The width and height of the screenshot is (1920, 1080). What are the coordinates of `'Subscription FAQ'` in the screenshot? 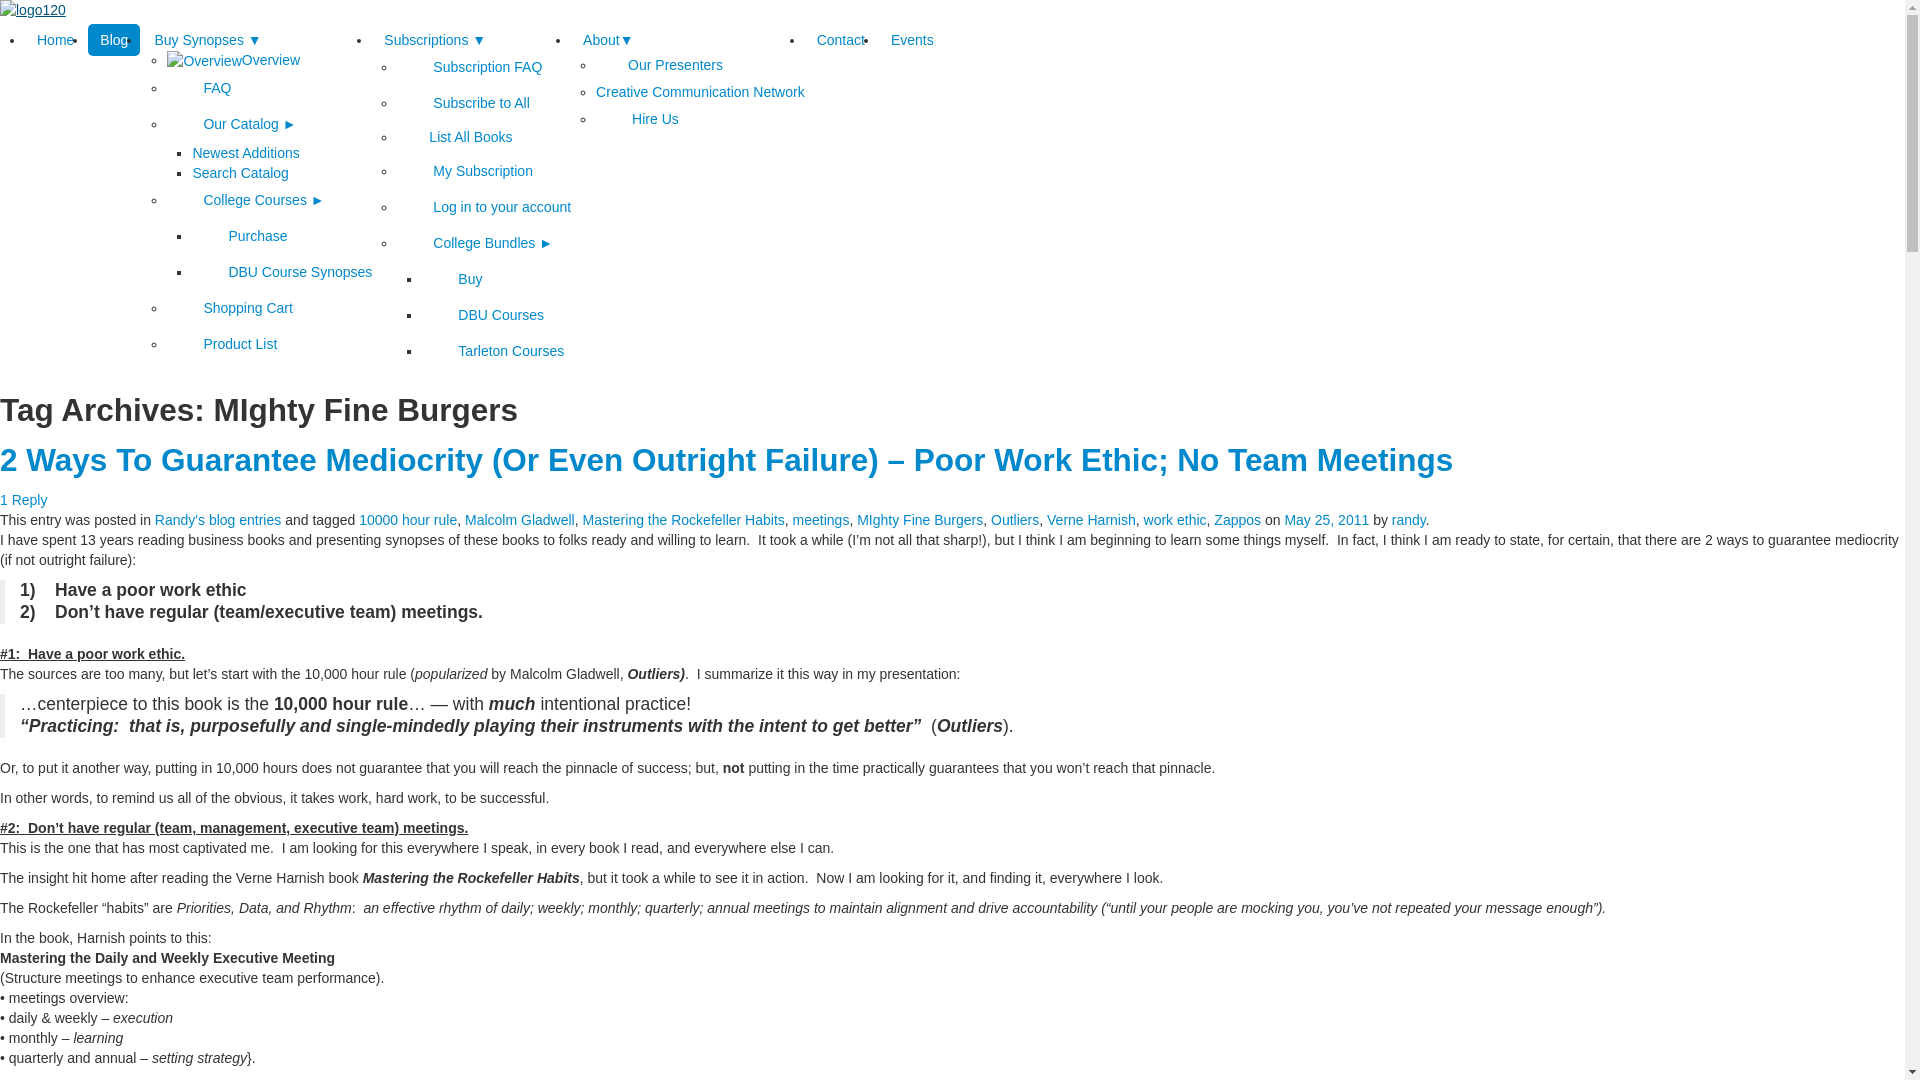 It's located at (397, 65).